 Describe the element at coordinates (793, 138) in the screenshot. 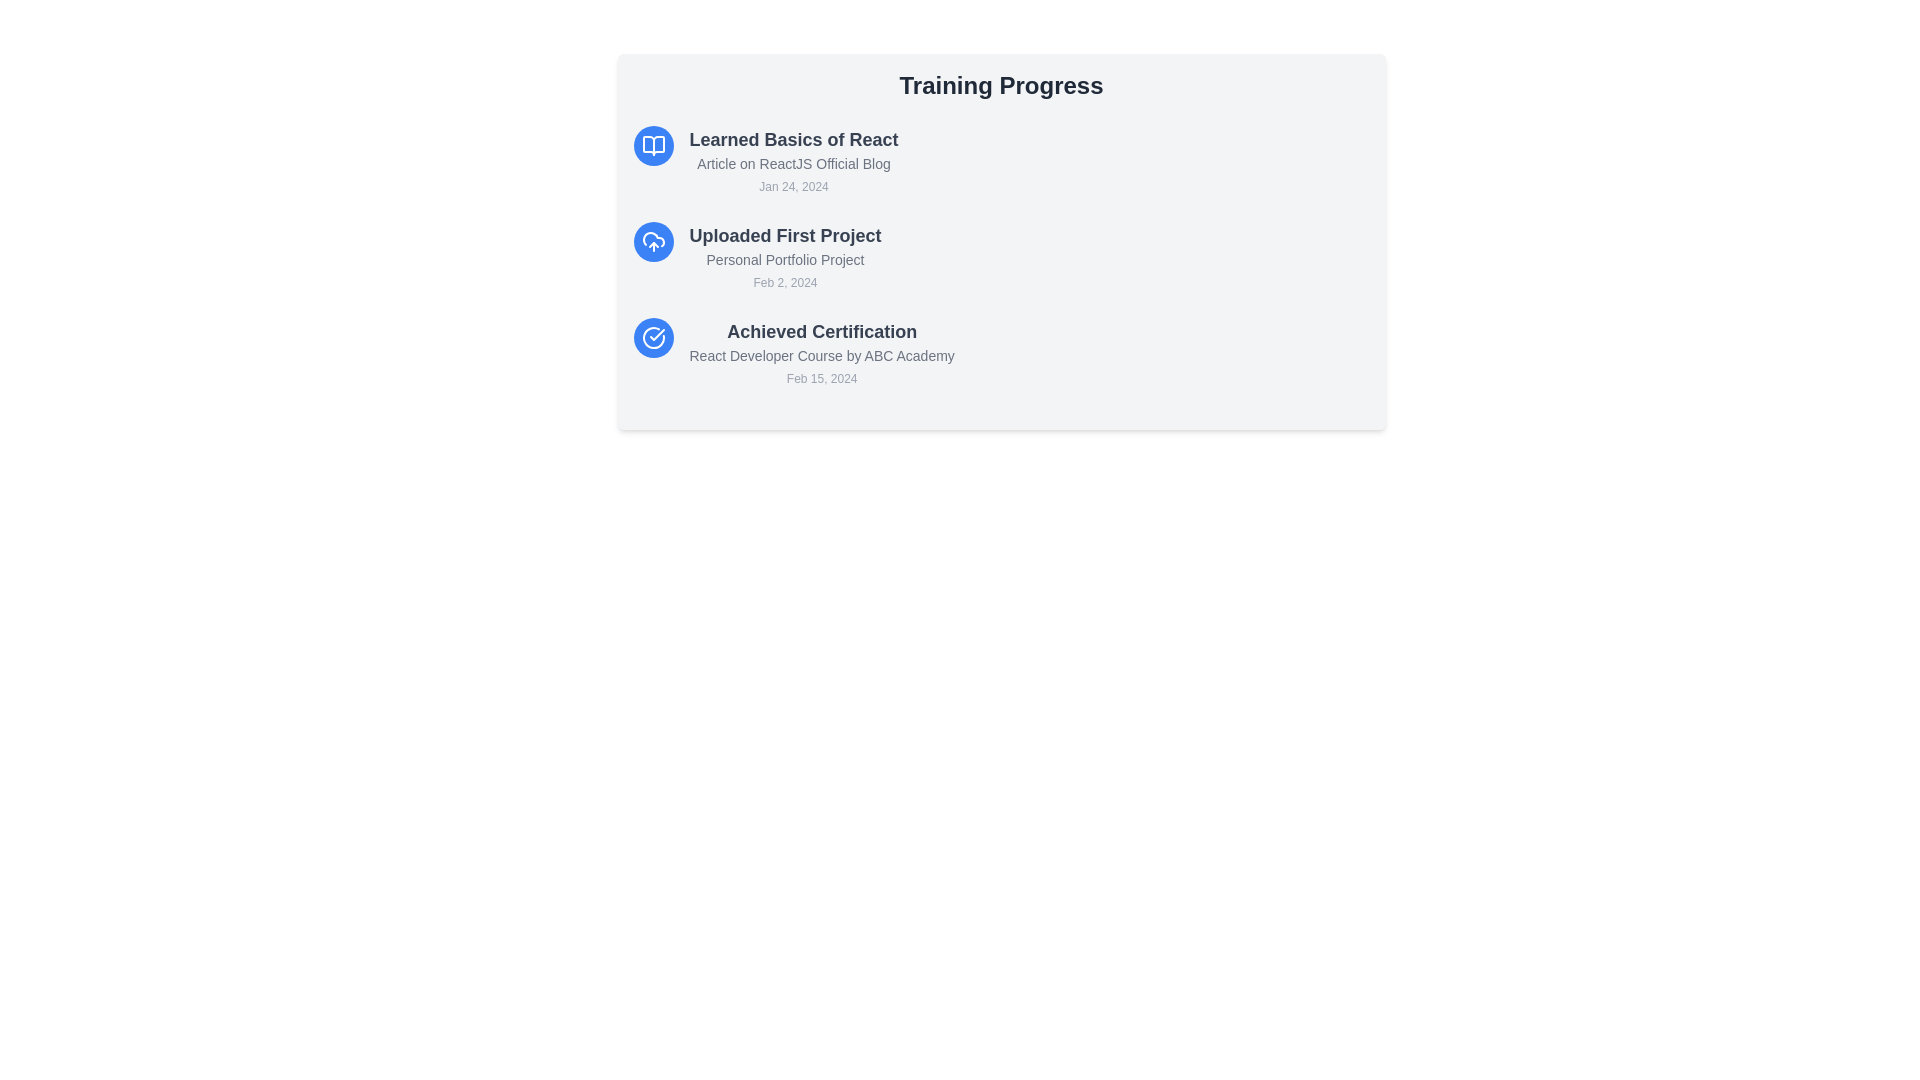

I see `the title or heading for a completed milestone in the training progress interface, located above the 'Article on ReactJS Official Blog' and the date 'Jan 24, 2024'` at that location.